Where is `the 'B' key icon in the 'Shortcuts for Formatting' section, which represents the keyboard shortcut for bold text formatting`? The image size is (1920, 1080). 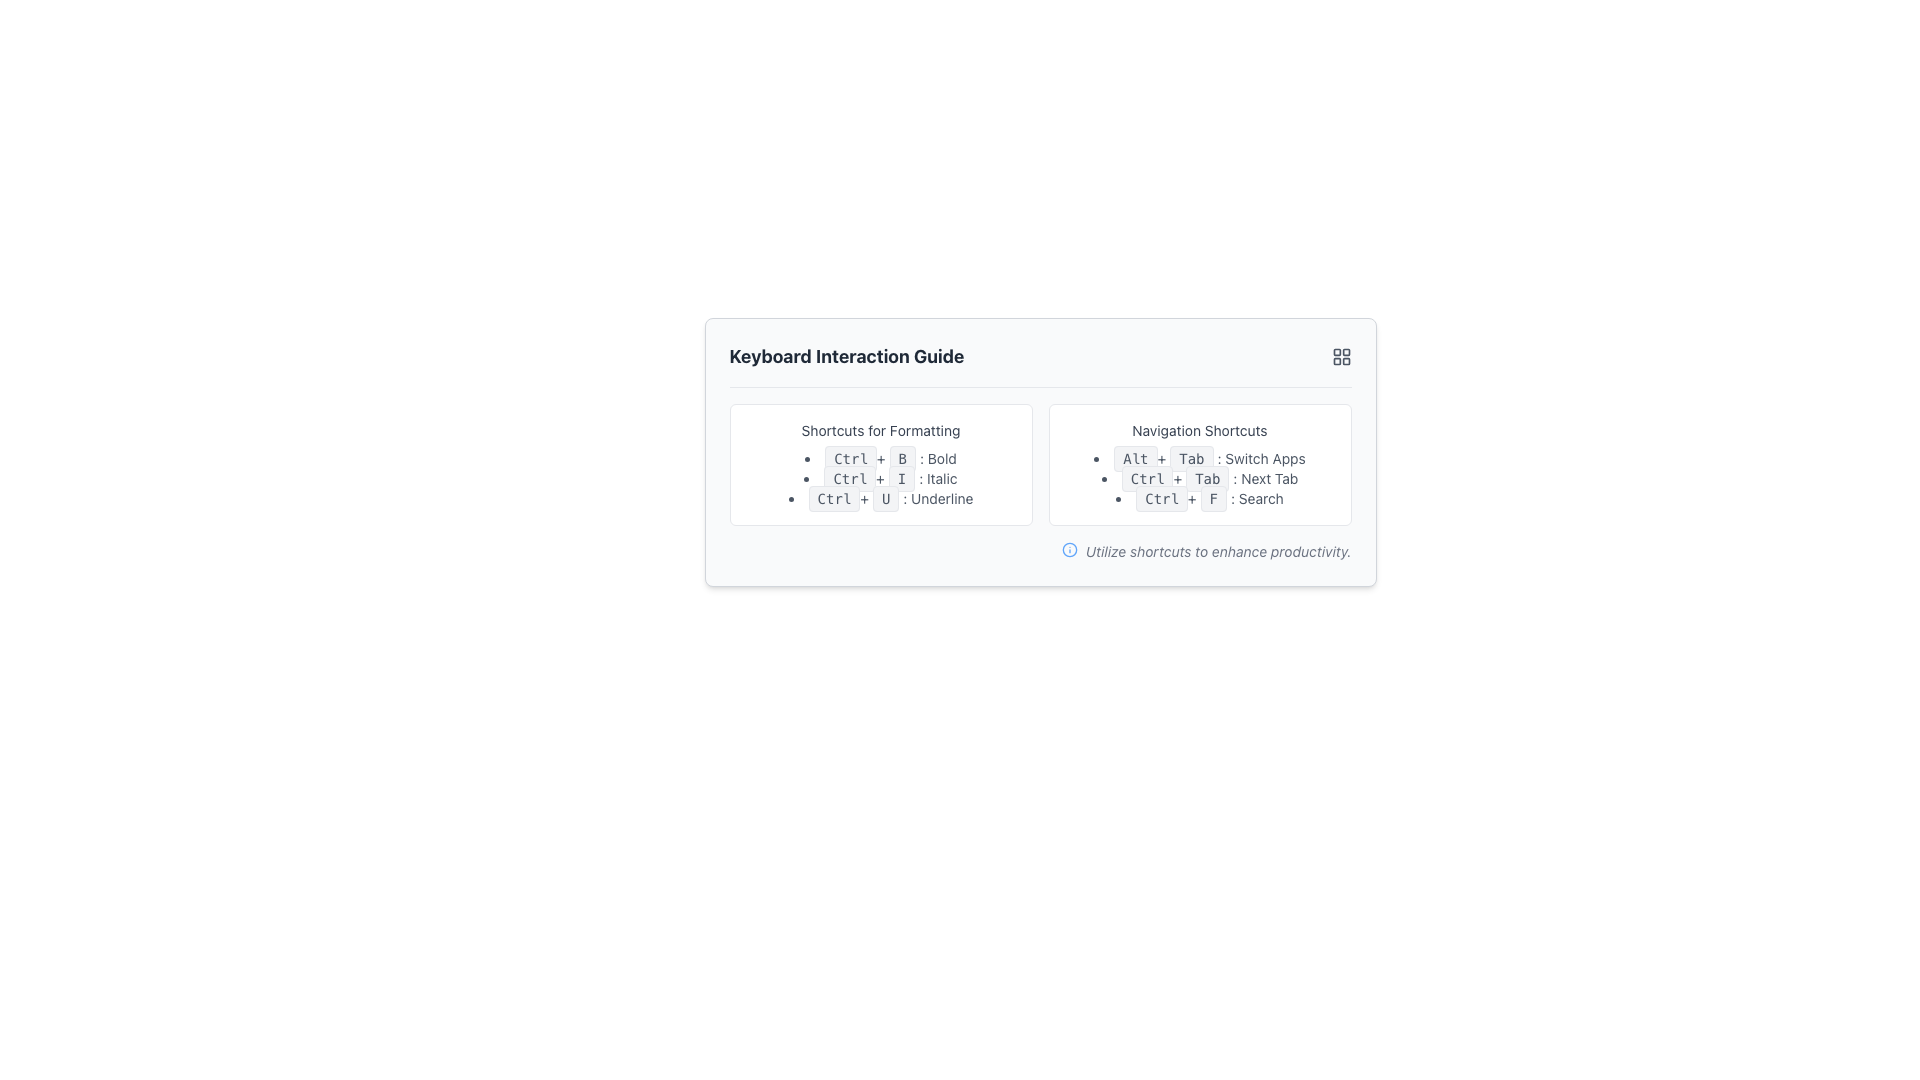
the 'B' key icon in the 'Shortcuts for Formatting' section, which represents the keyboard shortcut for bold text formatting is located at coordinates (901, 459).